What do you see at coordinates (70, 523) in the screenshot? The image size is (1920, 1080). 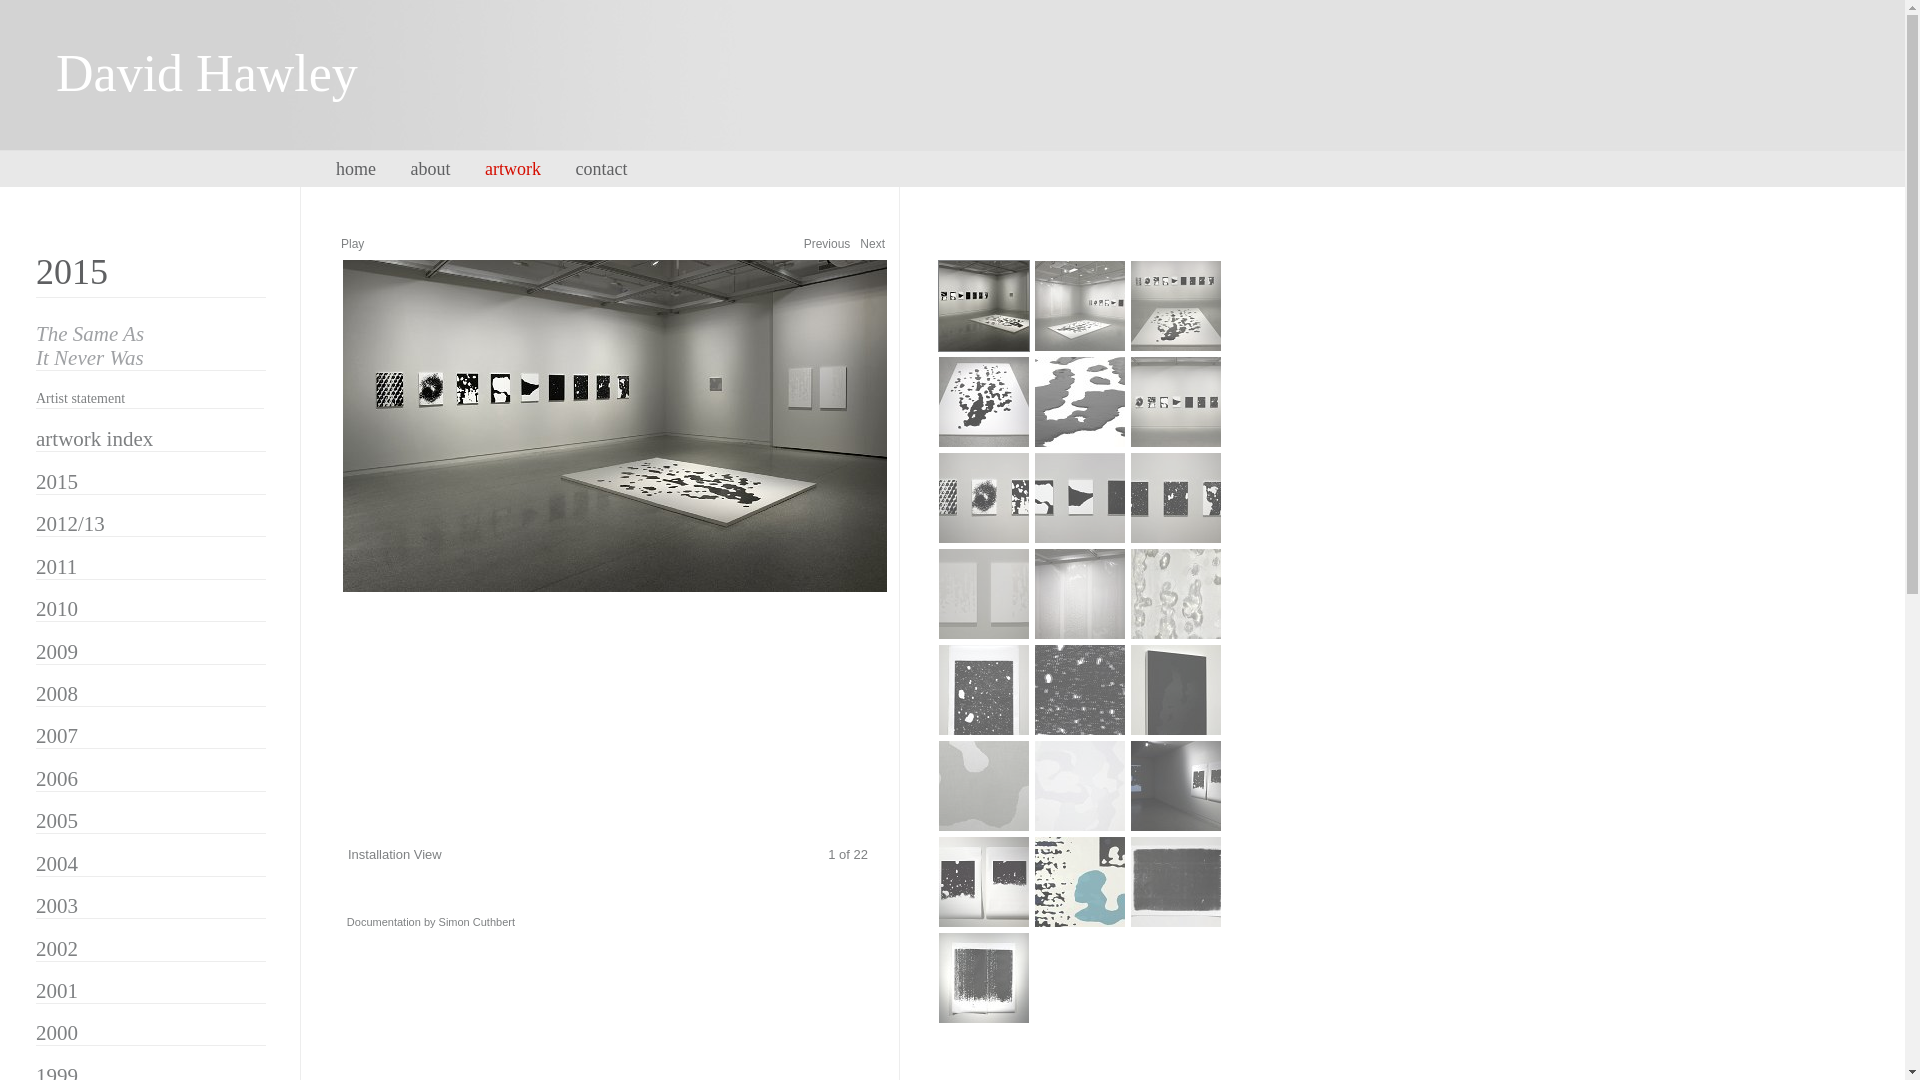 I see `'2012/13'` at bounding box center [70, 523].